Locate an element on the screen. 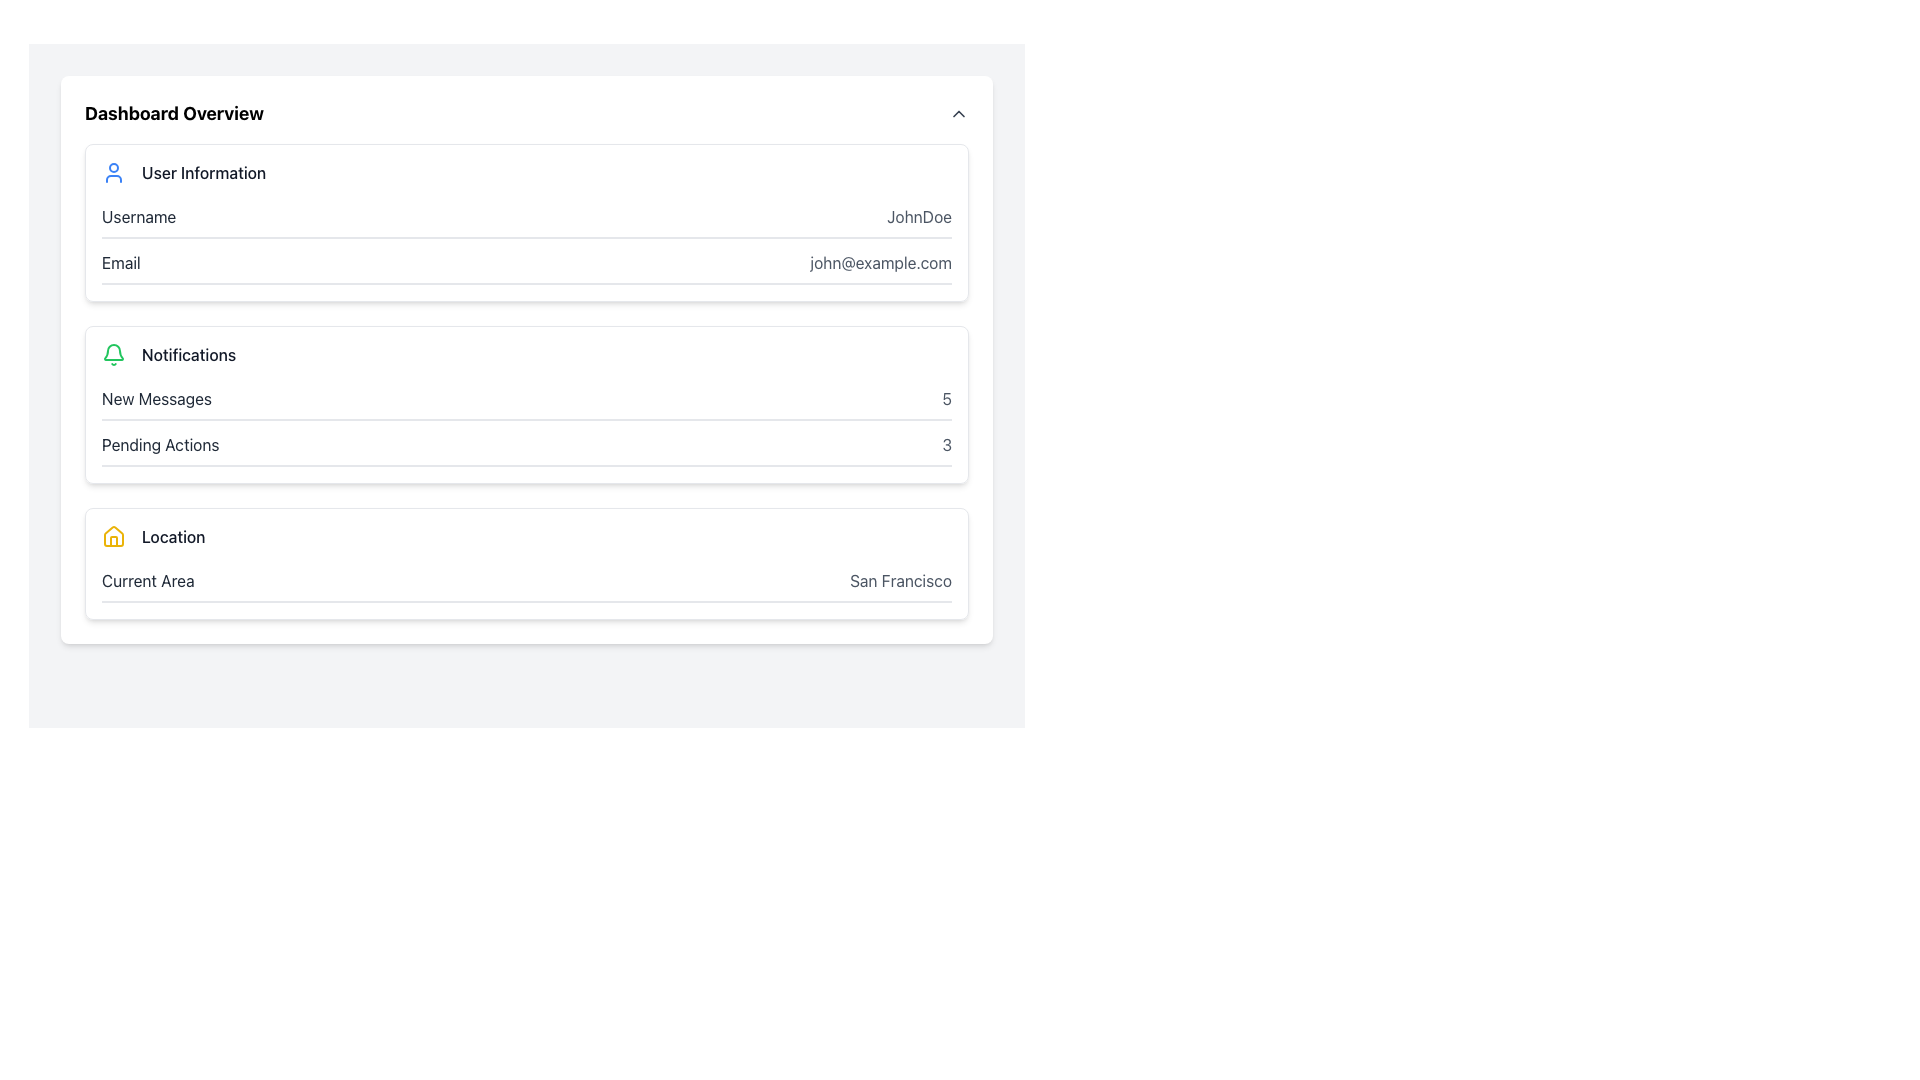 Image resolution: width=1920 pixels, height=1080 pixels. the house icon, which is outlined in yellow and located in the 'Location' section of the interface, adjacent to the 'Location' label is located at coordinates (113, 535).